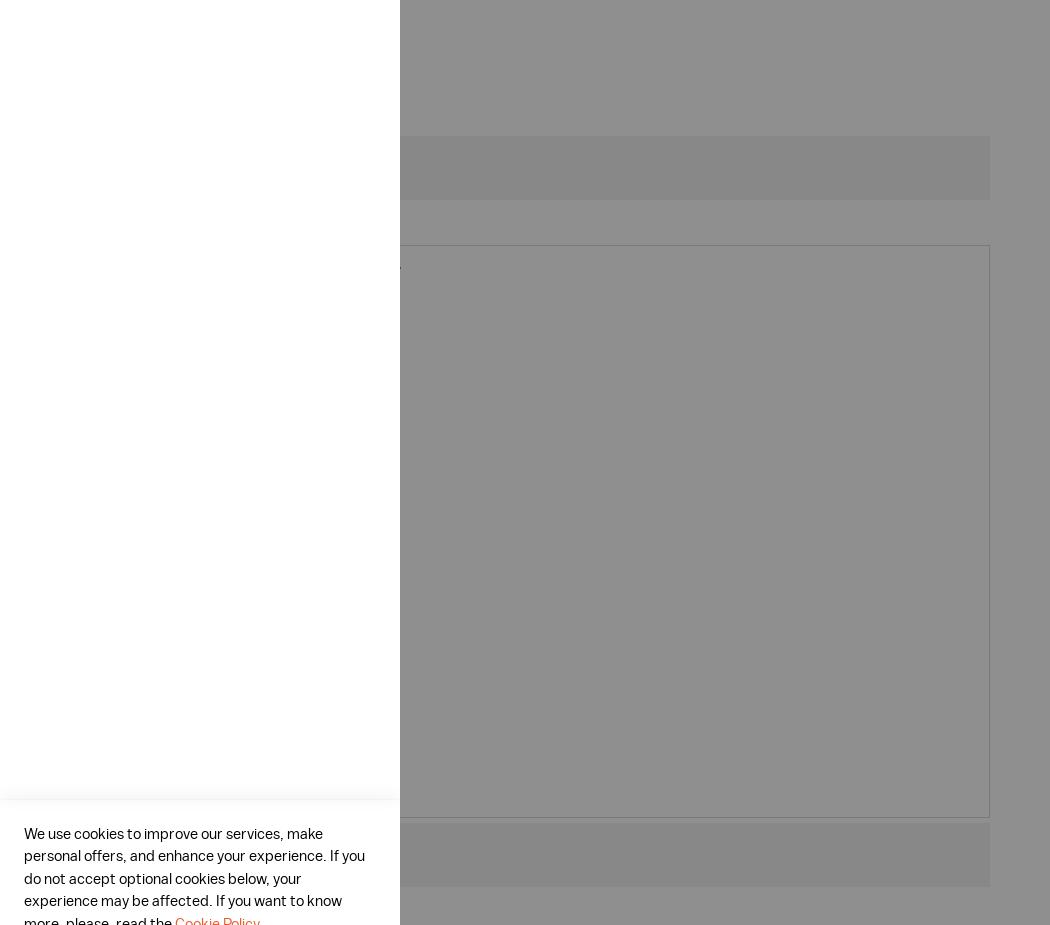 The image size is (1050, 925). I want to click on 'Oxygen ionizer', so click(154, 598).